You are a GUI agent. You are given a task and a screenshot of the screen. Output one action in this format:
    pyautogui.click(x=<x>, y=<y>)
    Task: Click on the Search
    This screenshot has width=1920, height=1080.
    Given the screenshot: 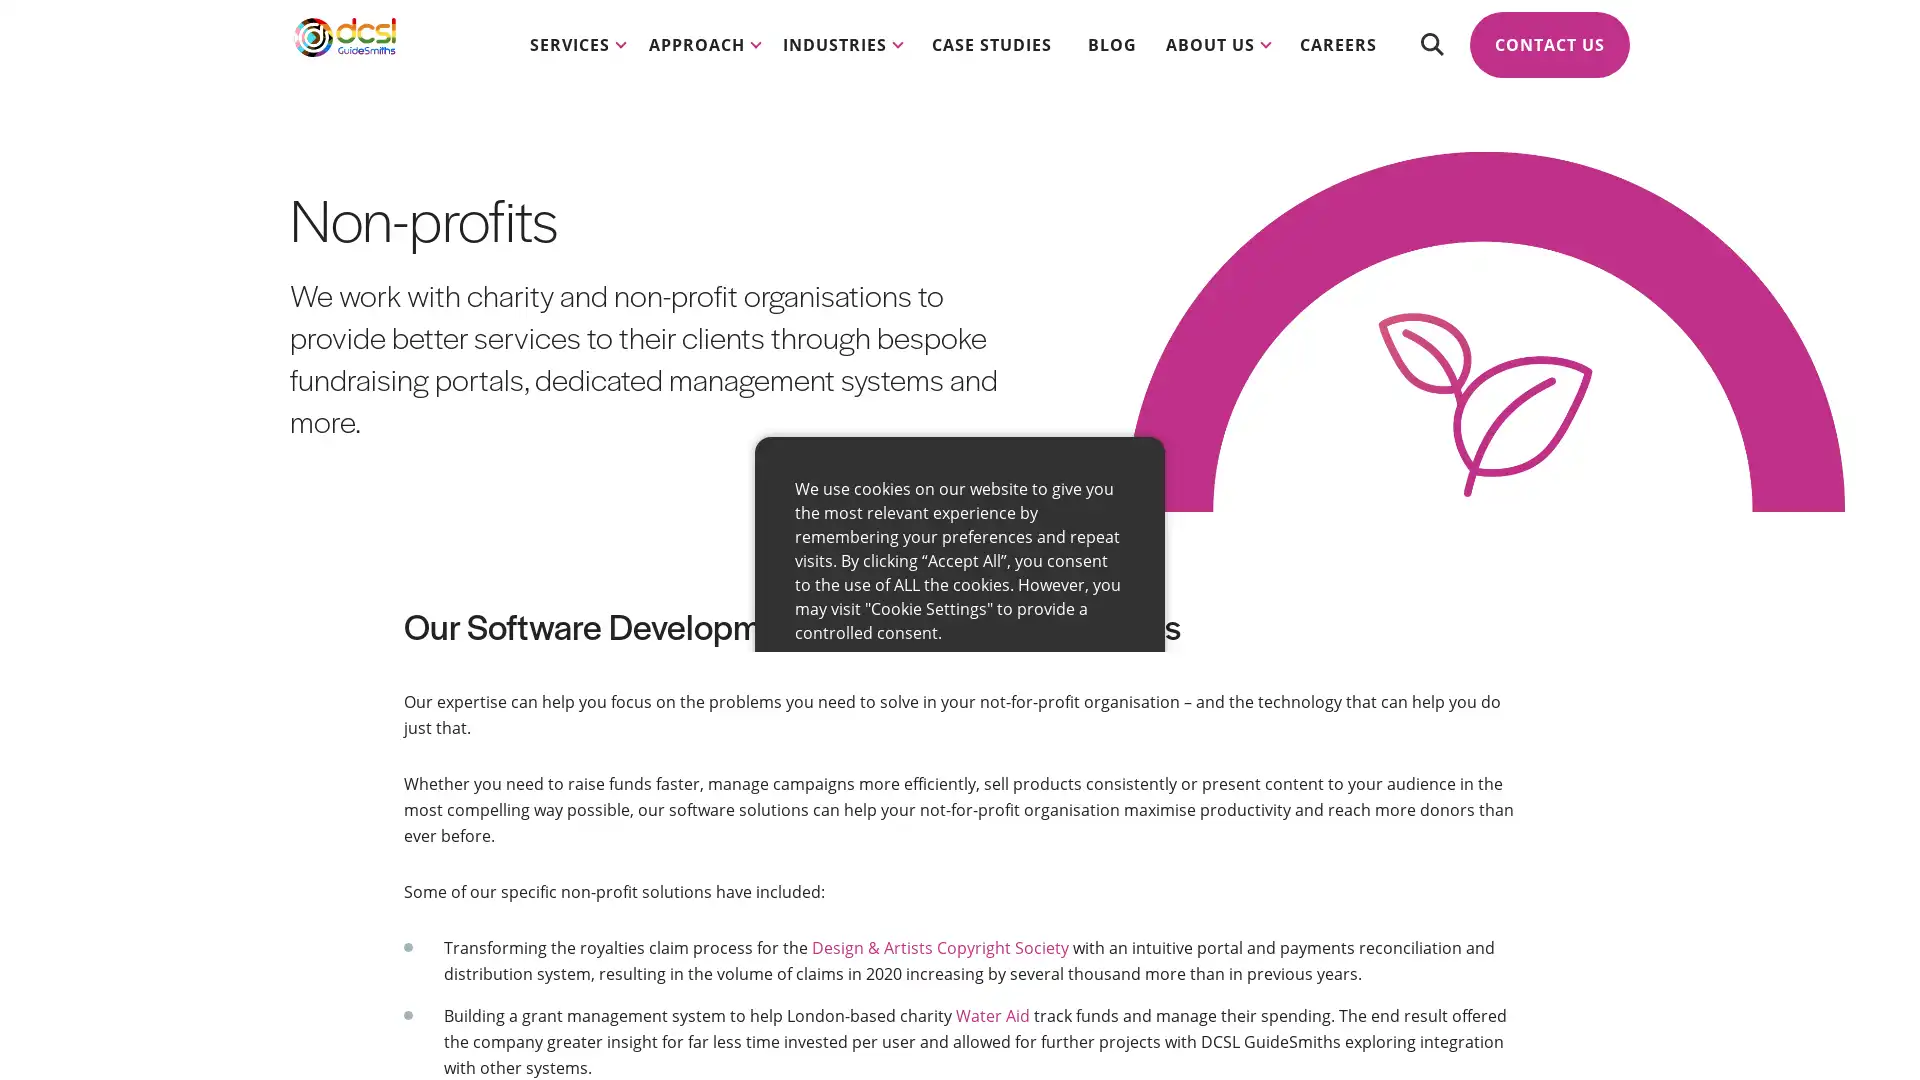 What is the action you would take?
    pyautogui.click(x=1430, y=60)
    